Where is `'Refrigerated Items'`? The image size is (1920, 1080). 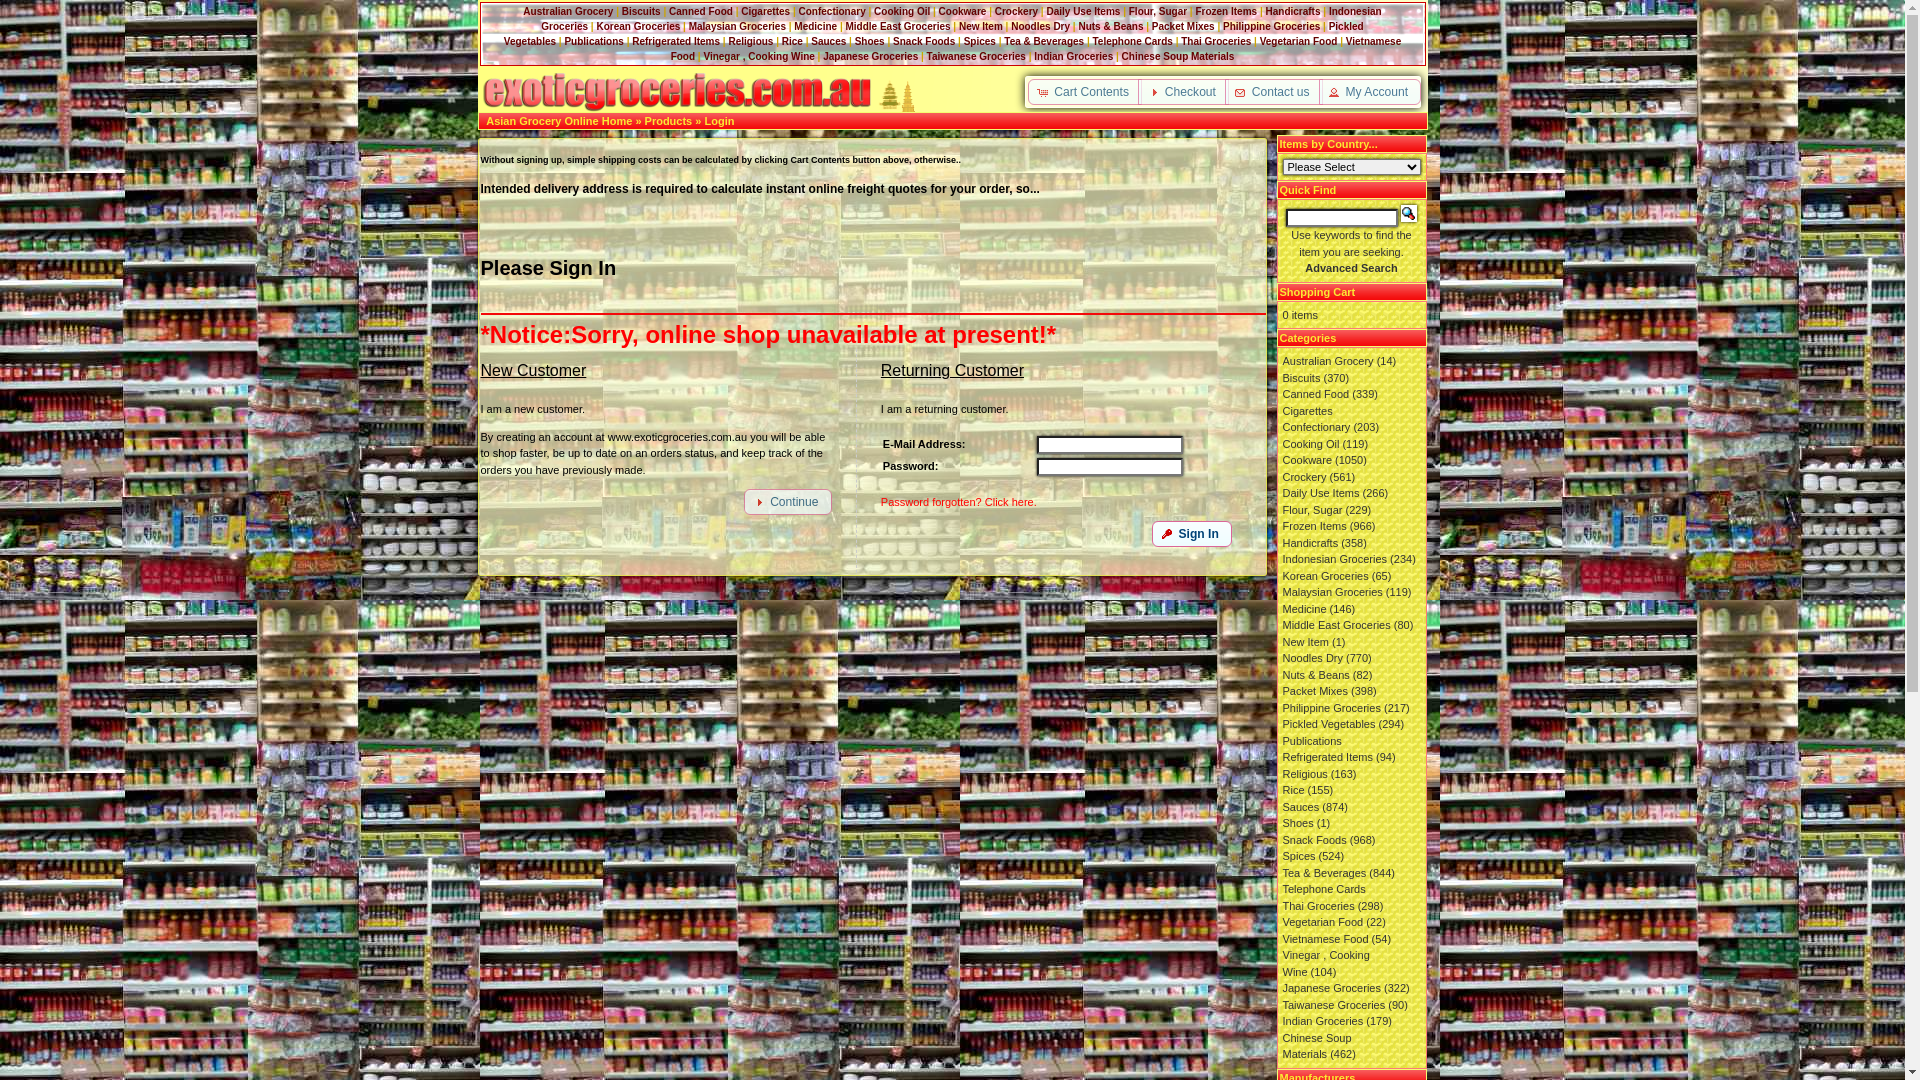 'Refrigerated Items' is located at coordinates (676, 41).